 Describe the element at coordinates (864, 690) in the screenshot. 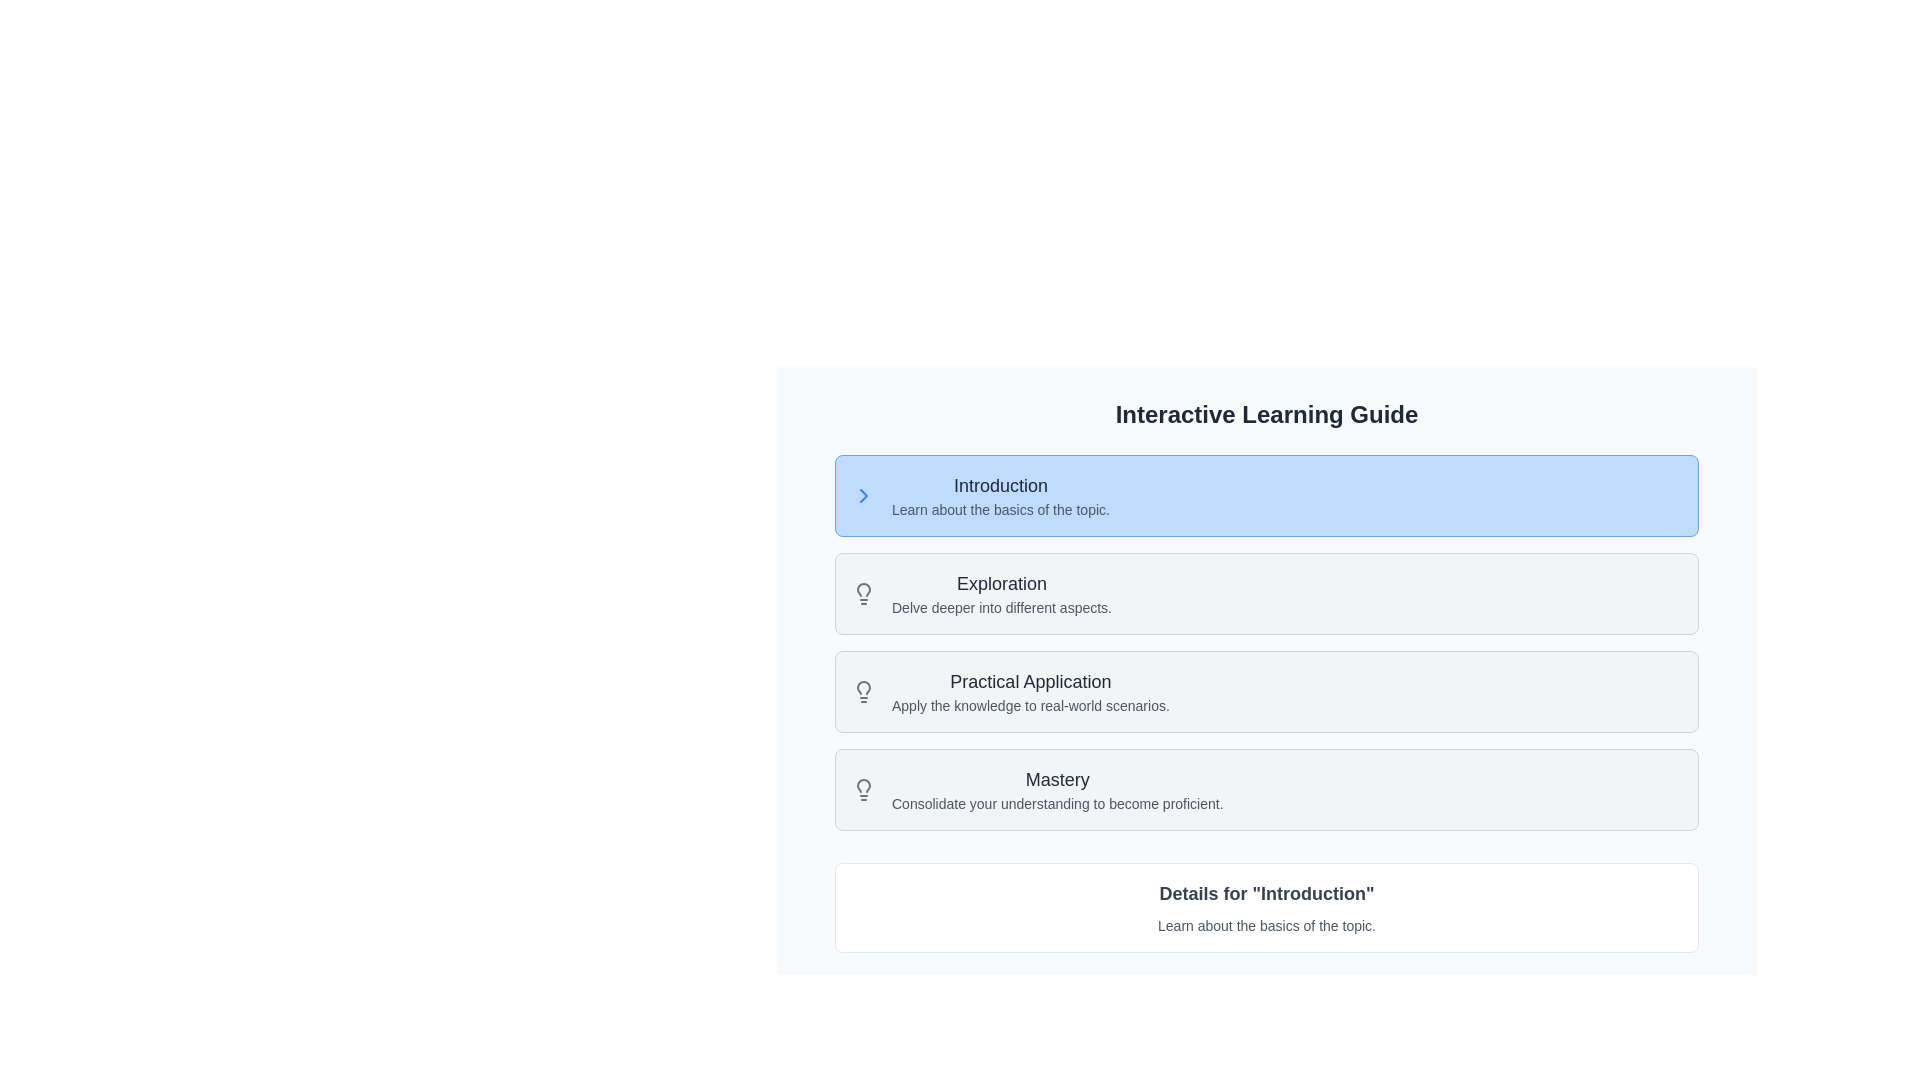

I see `the lightbulb icon associated with the 'Practical Application' card, which is the leftmost component of the card in the vertical list` at that location.